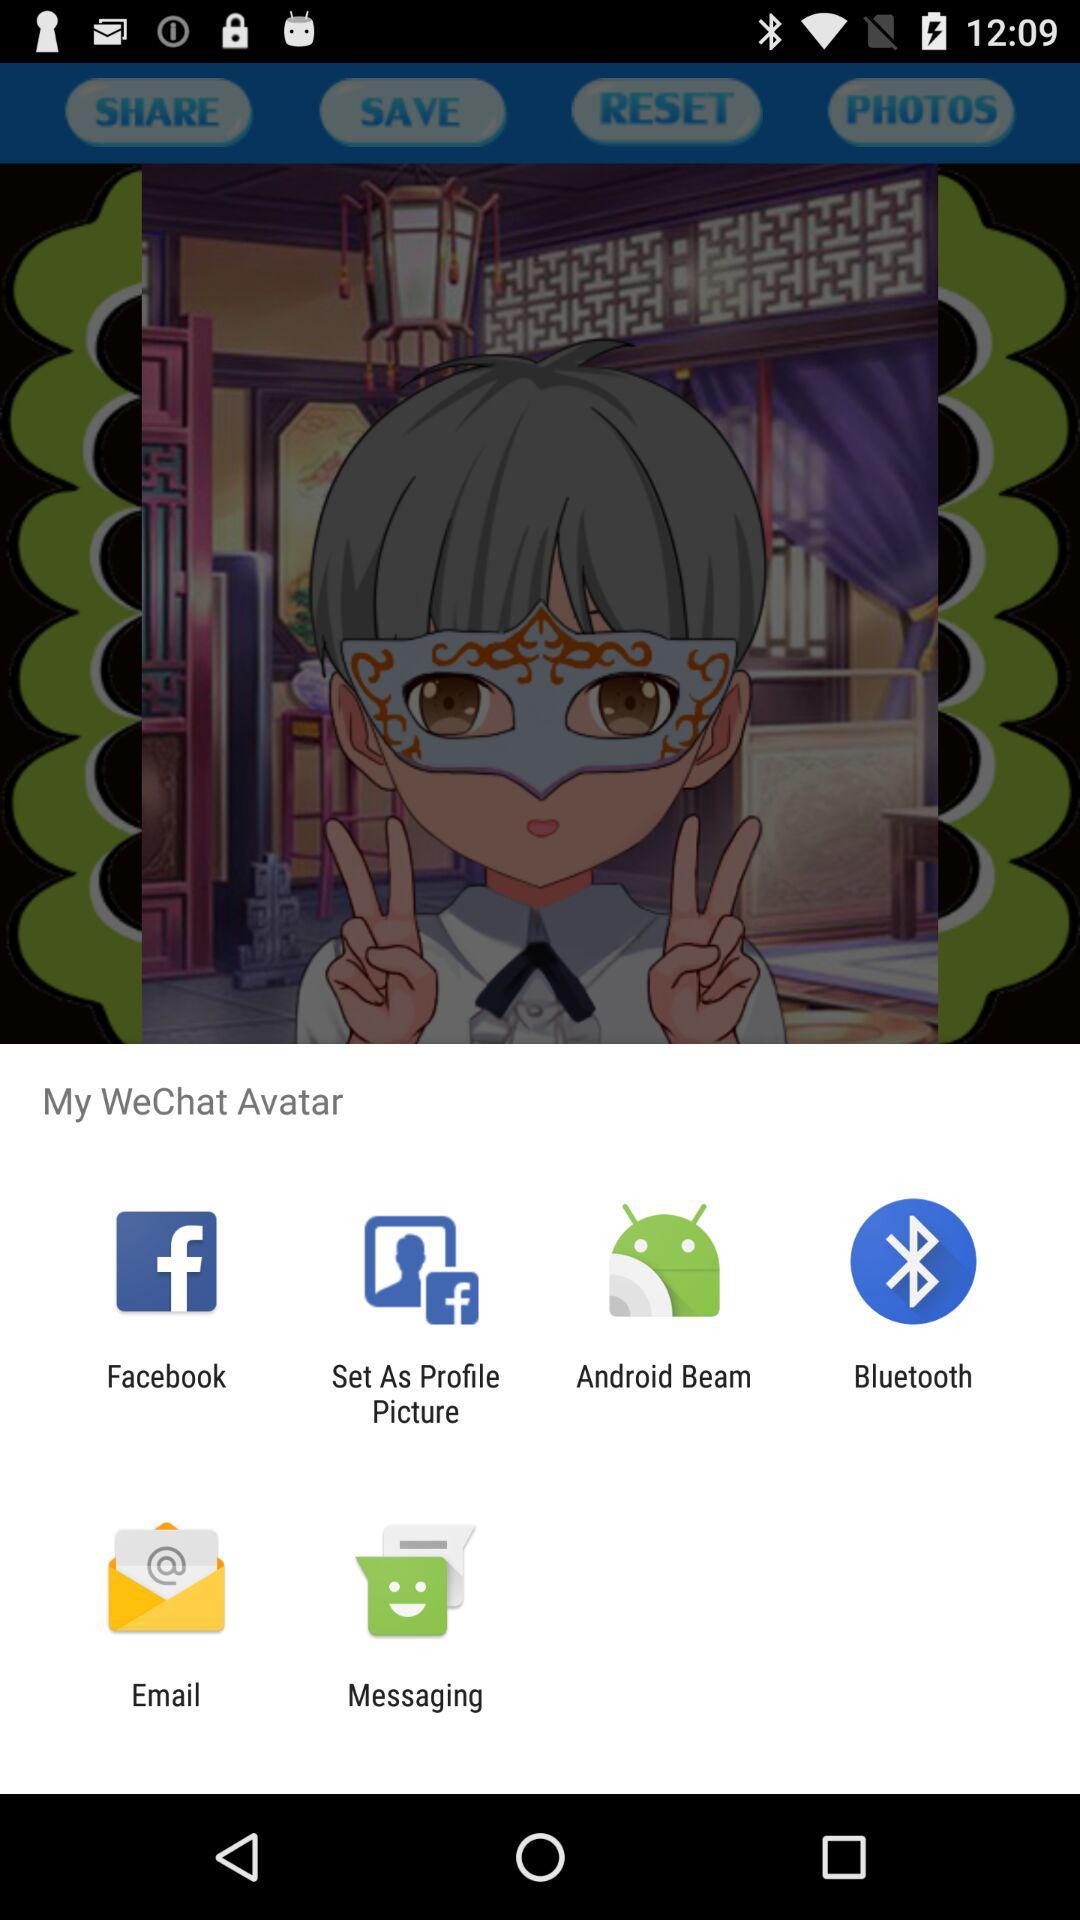 The width and height of the screenshot is (1080, 1920). What do you see at coordinates (664, 1392) in the screenshot?
I see `app to the right of set as profile app` at bounding box center [664, 1392].